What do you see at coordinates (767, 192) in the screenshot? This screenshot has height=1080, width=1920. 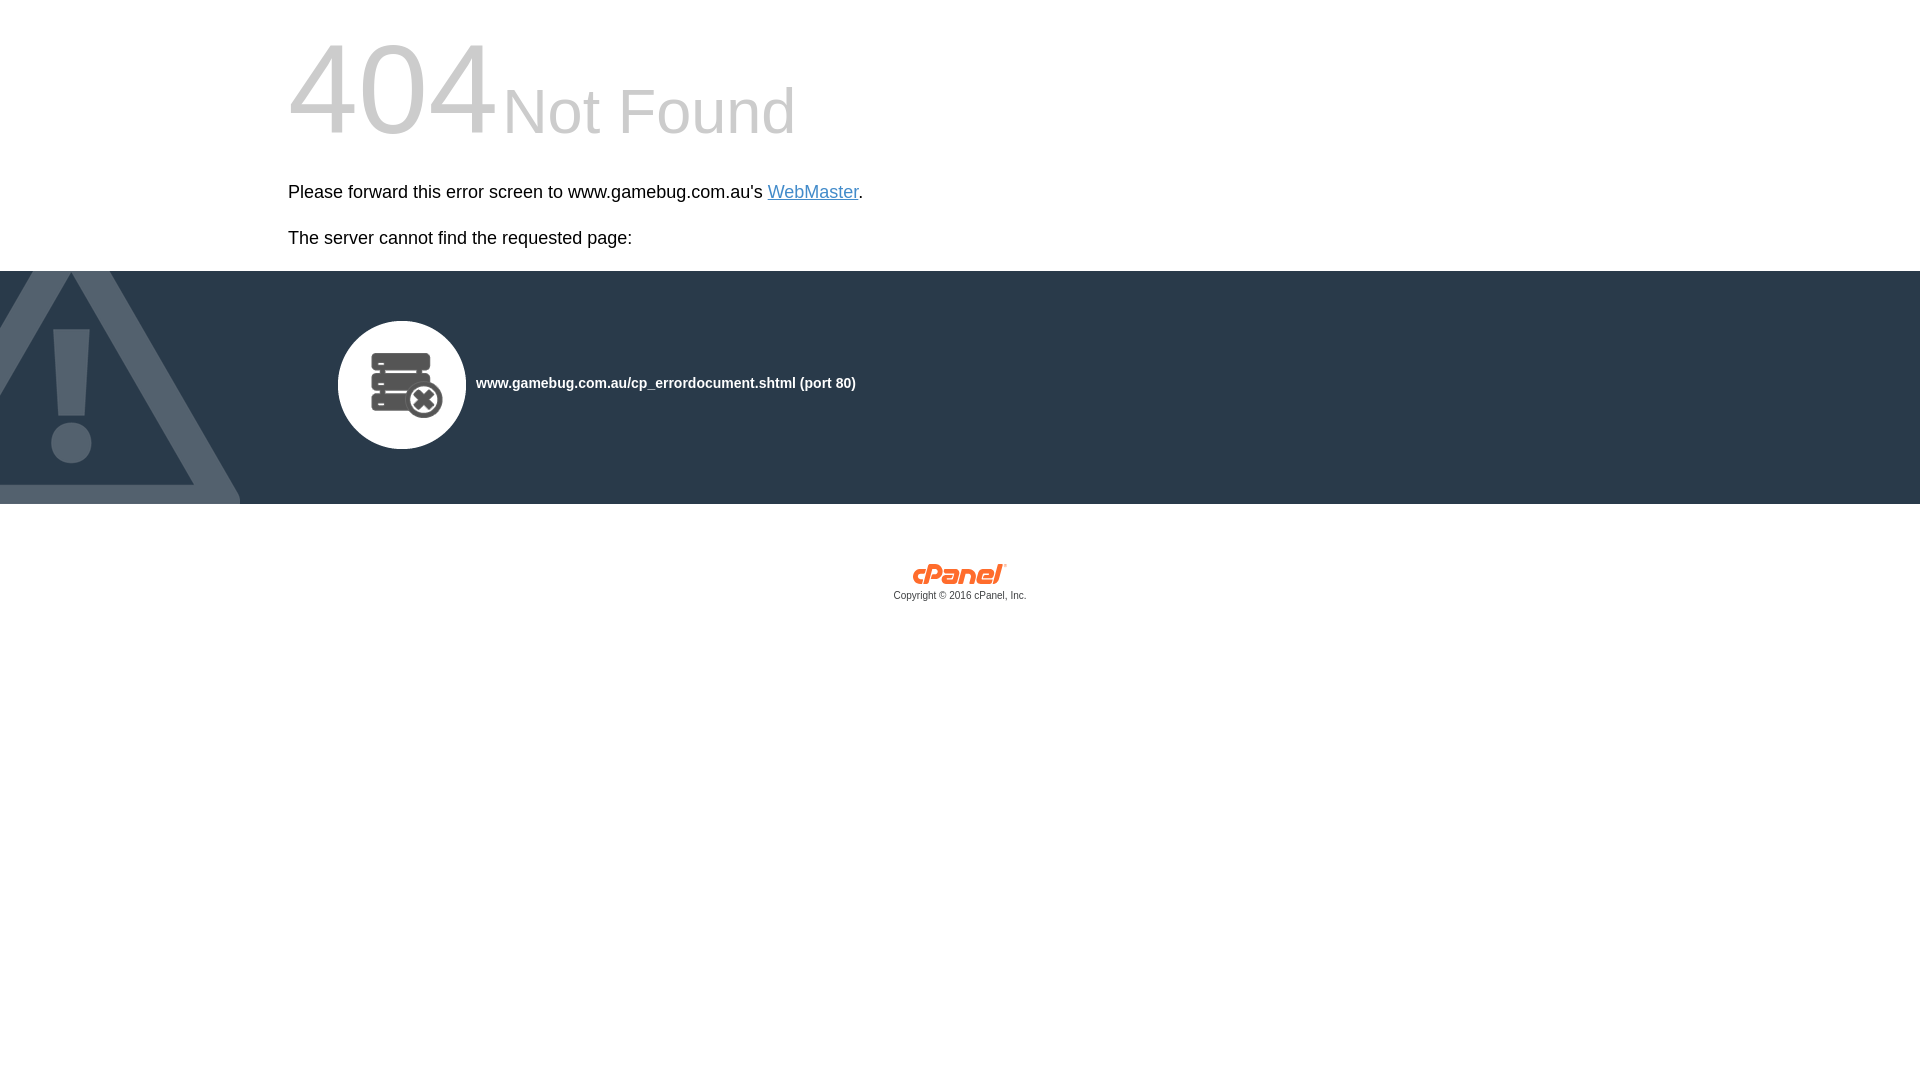 I see `'WebMaster'` at bounding box center [767, 192].